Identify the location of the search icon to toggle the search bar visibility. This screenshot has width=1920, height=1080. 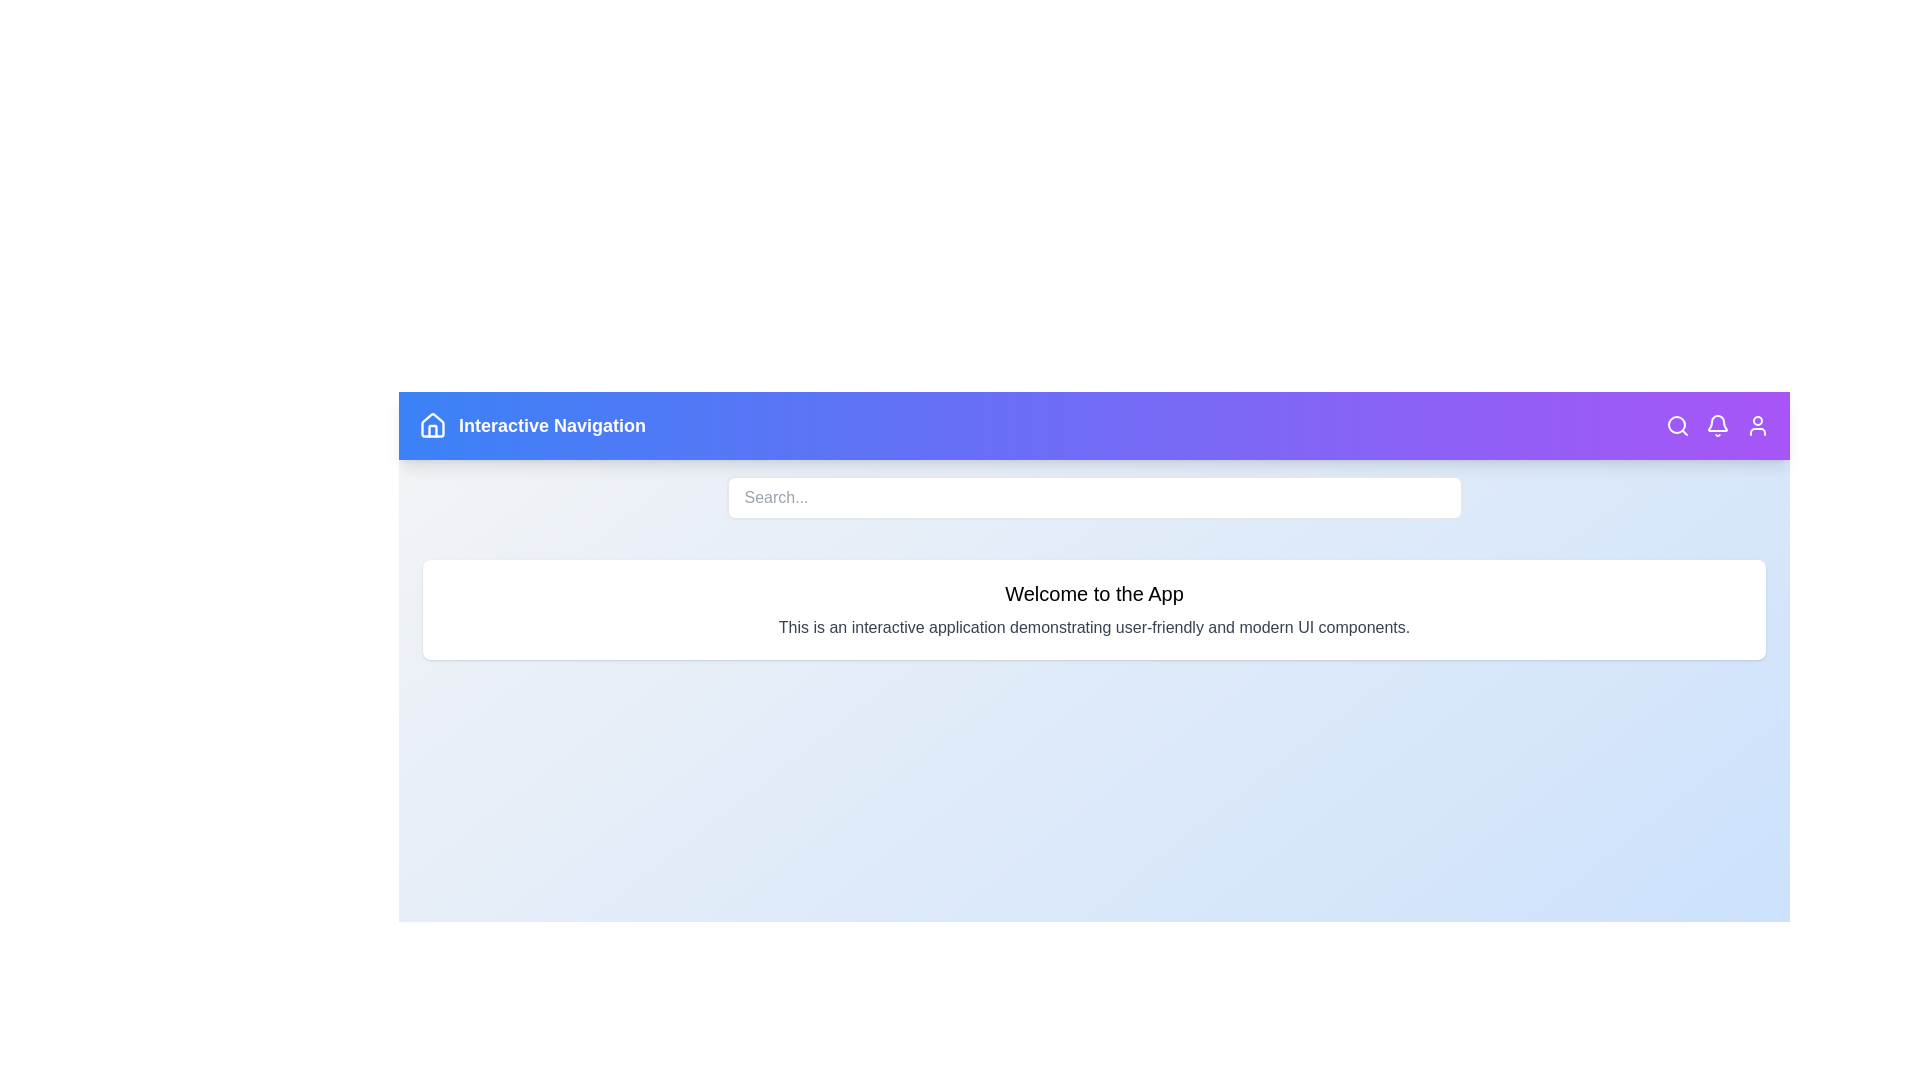
(1678, 424).